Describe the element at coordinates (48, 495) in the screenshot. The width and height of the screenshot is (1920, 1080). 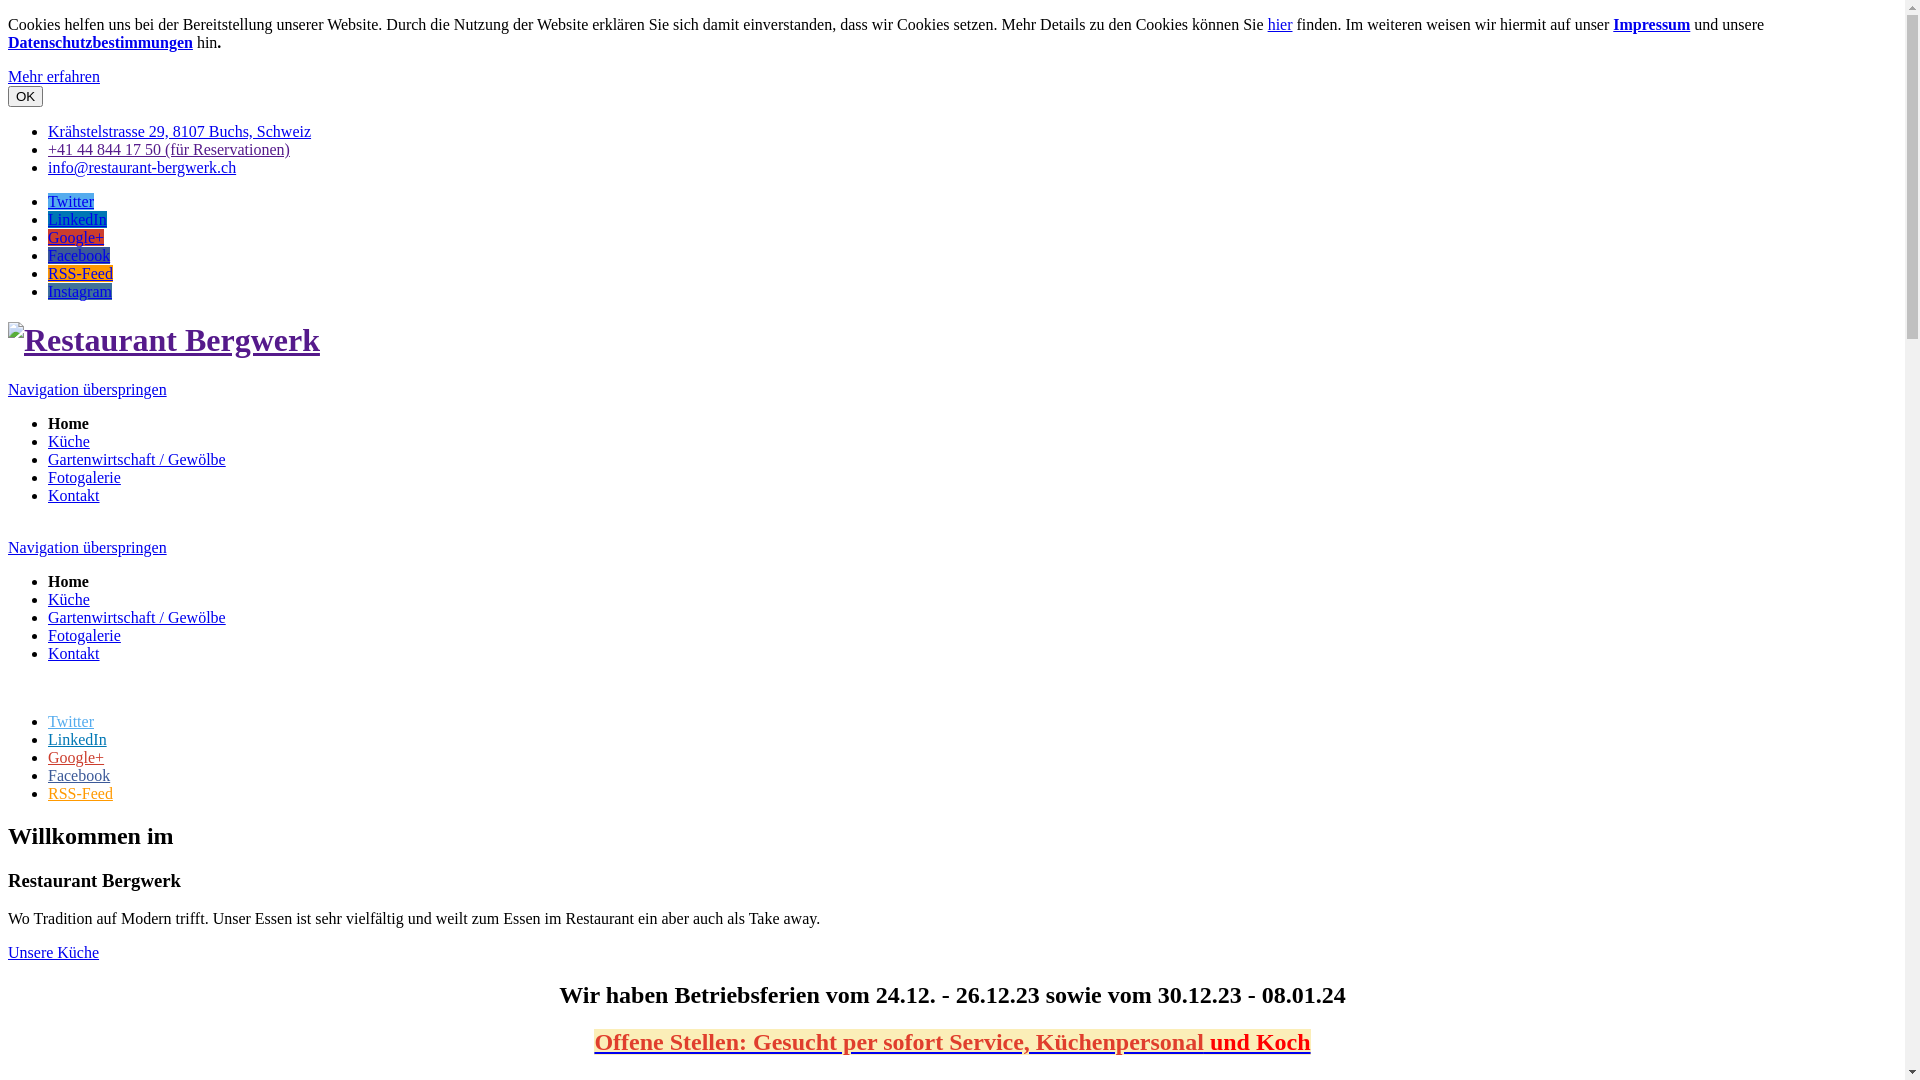
I see `'Kontakt'` at that location.